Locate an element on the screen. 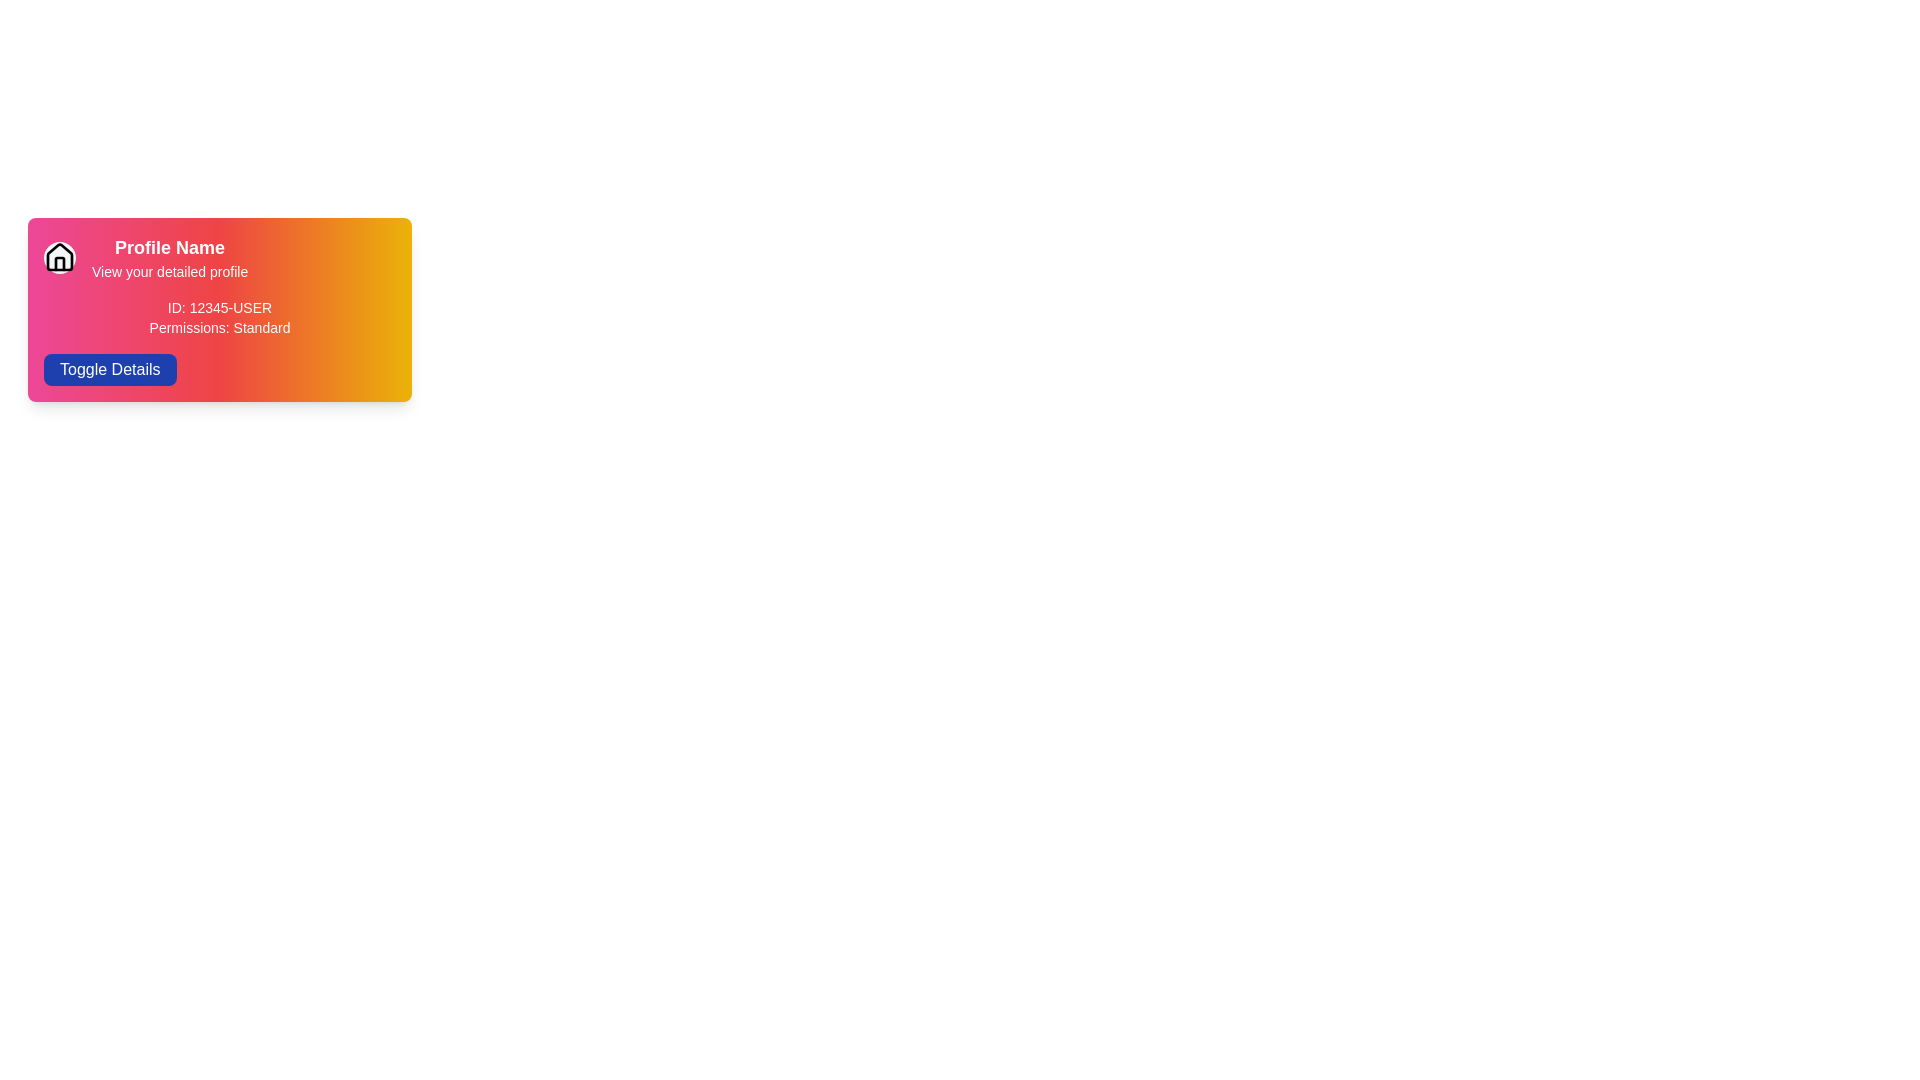 This screenshot has width=1920, height=1080. the 'Toggle Details' button is located at coordinates (109, 370).